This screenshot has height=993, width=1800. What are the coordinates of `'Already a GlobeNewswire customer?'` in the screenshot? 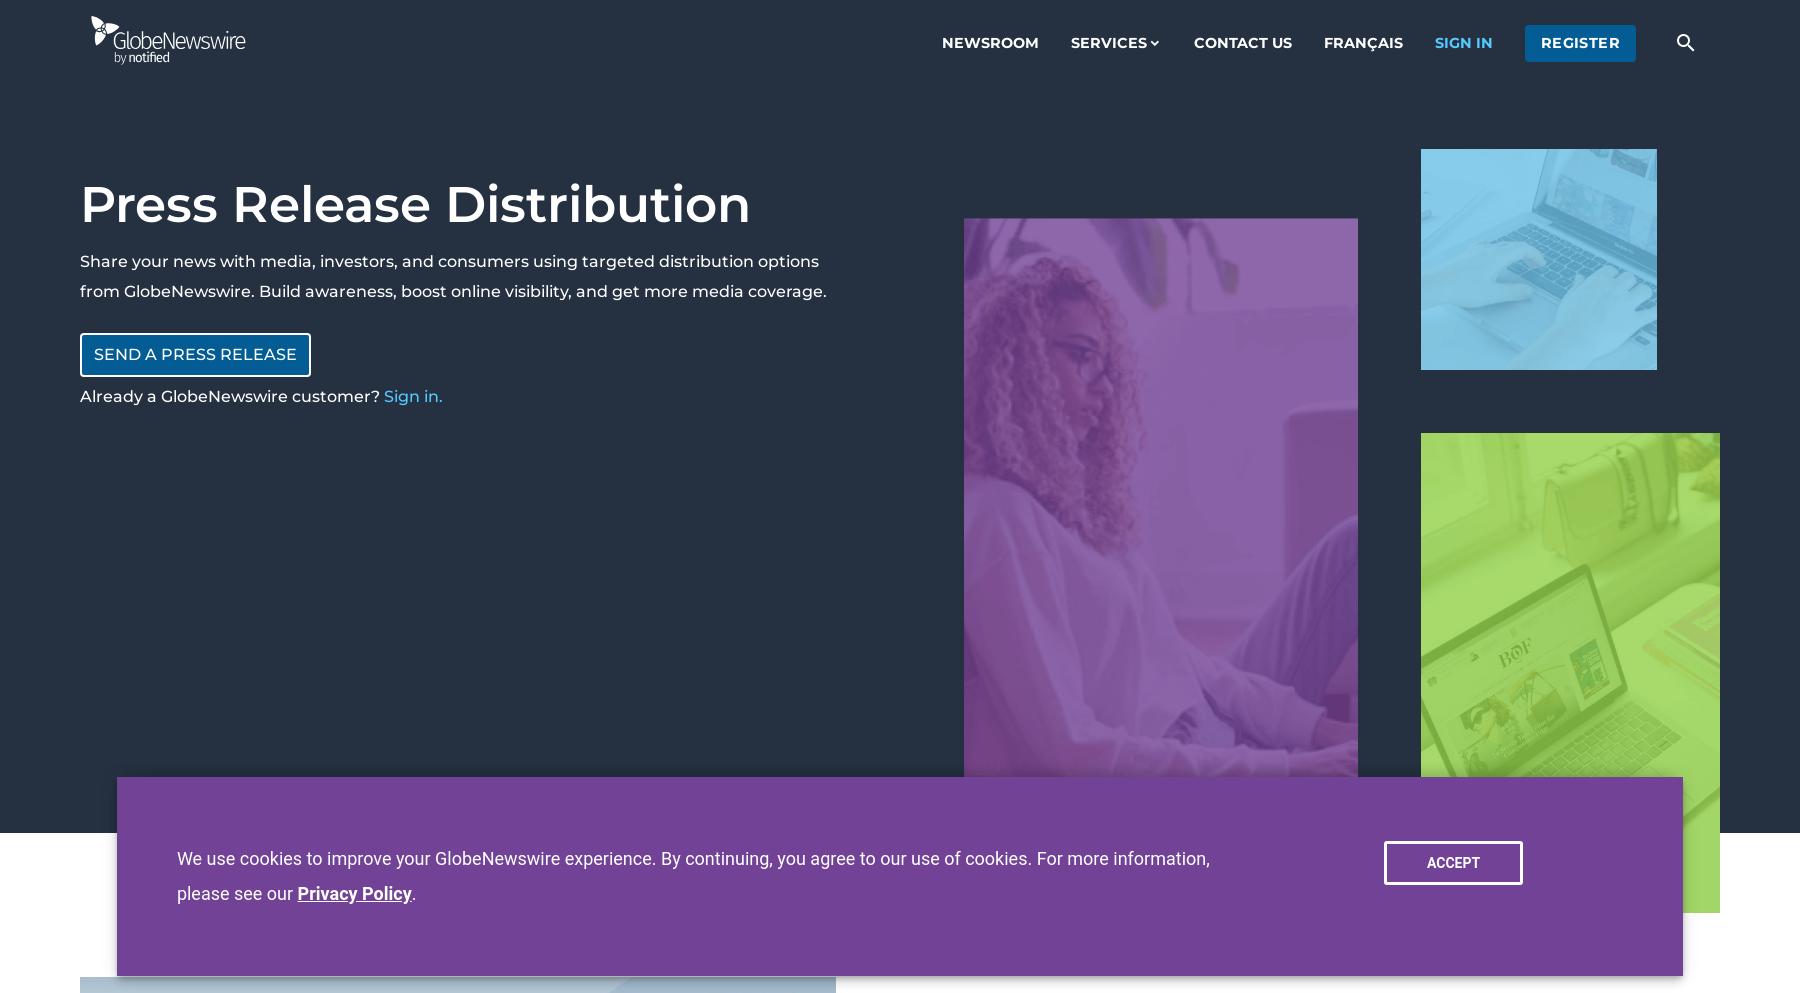 It's located at (231, 395).